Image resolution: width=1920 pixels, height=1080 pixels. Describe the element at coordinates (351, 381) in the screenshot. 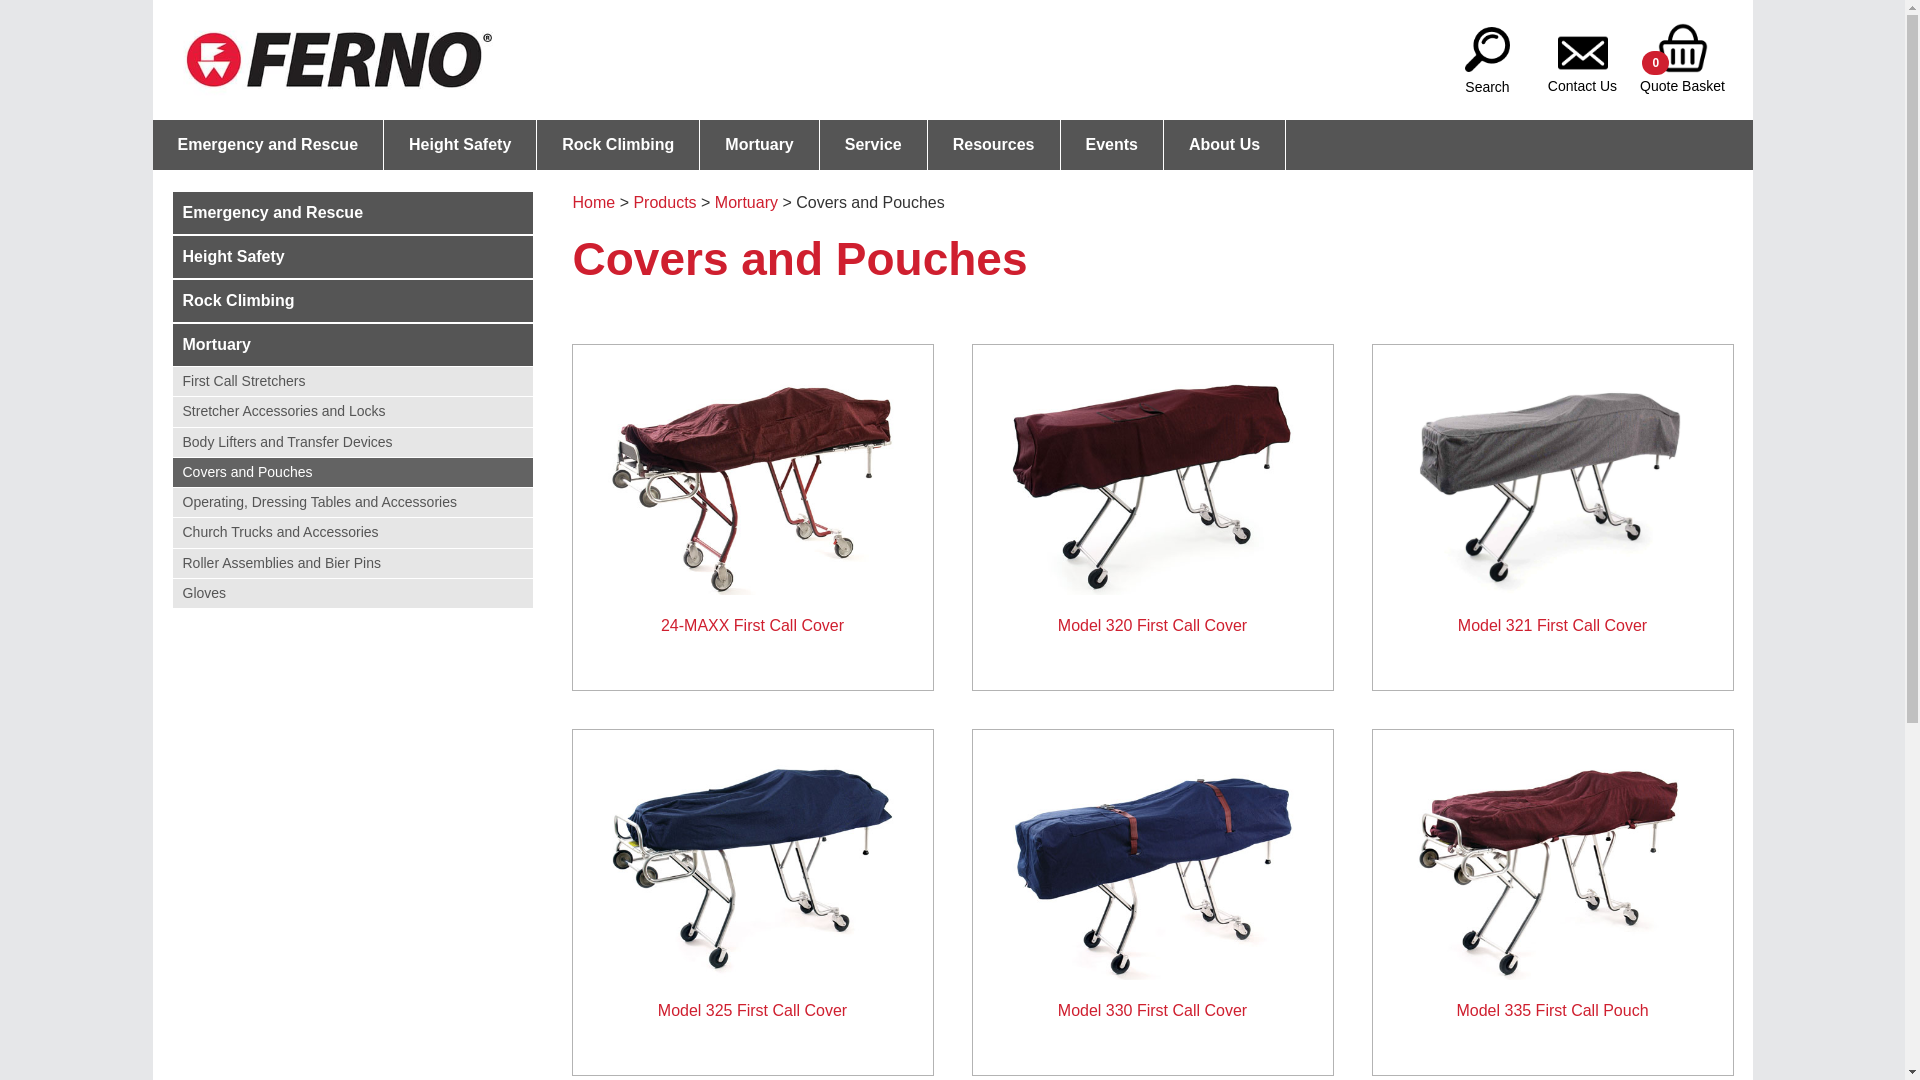

I see `'First Call Stretchers'` at that location.